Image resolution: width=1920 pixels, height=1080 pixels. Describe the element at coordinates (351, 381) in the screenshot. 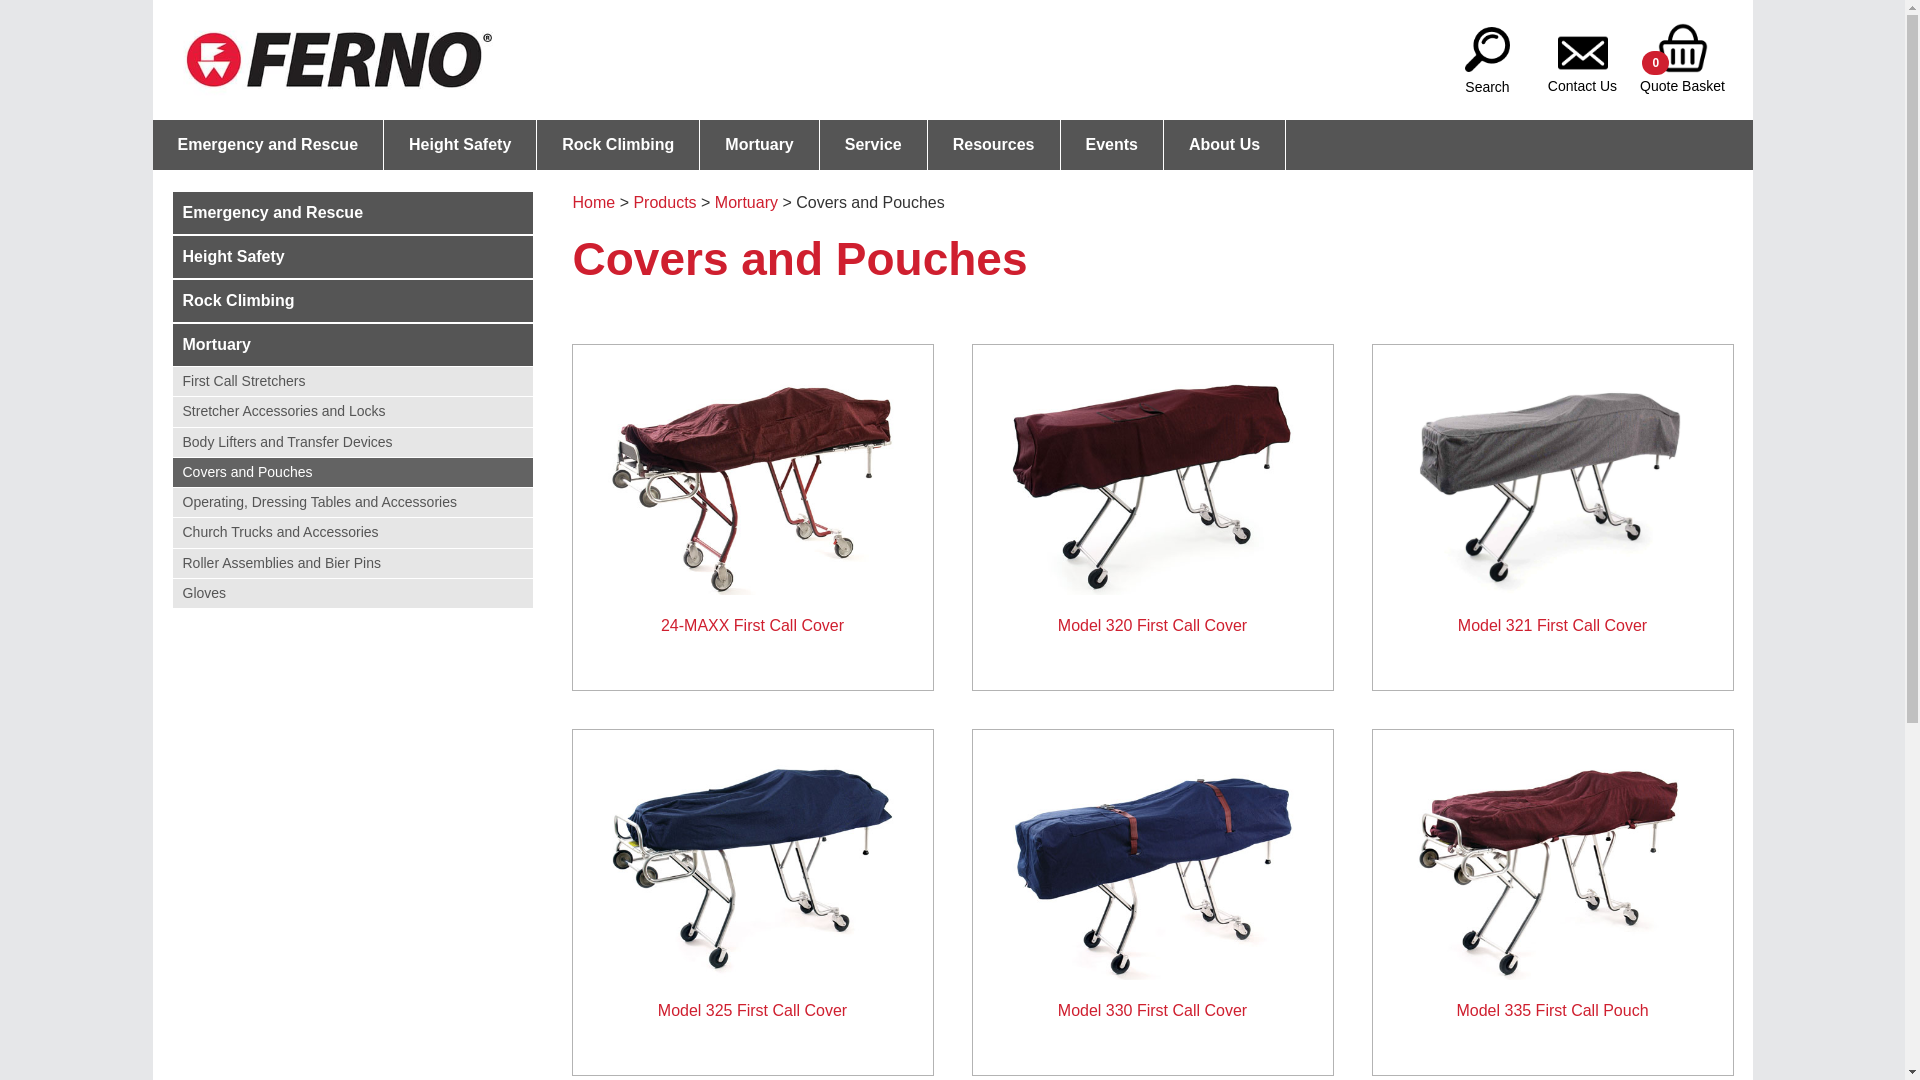

I see `'First Call Stretchers'` at that location.